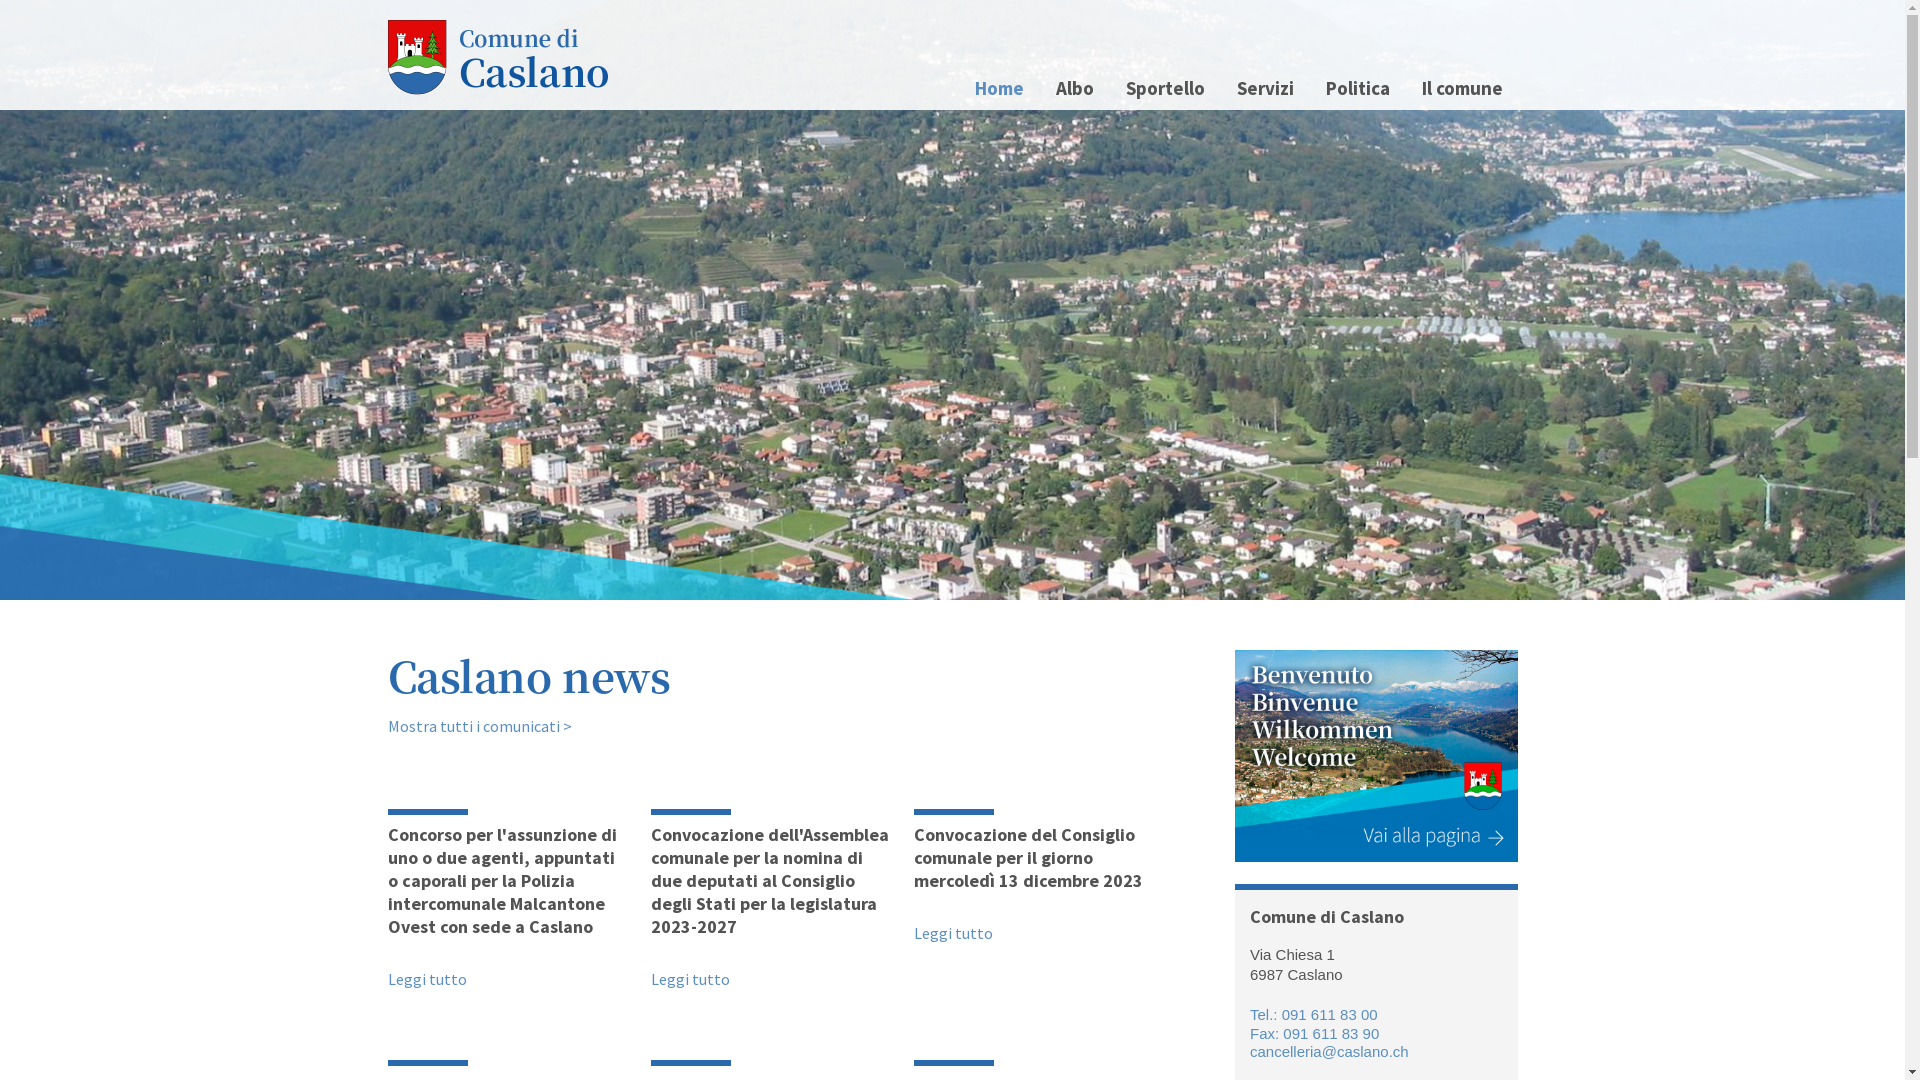 This screenshot has width=1920, height=1080. Describe the element at coordinates (1405, 87) in the screenshot. I see `'Il comune'` at that location.